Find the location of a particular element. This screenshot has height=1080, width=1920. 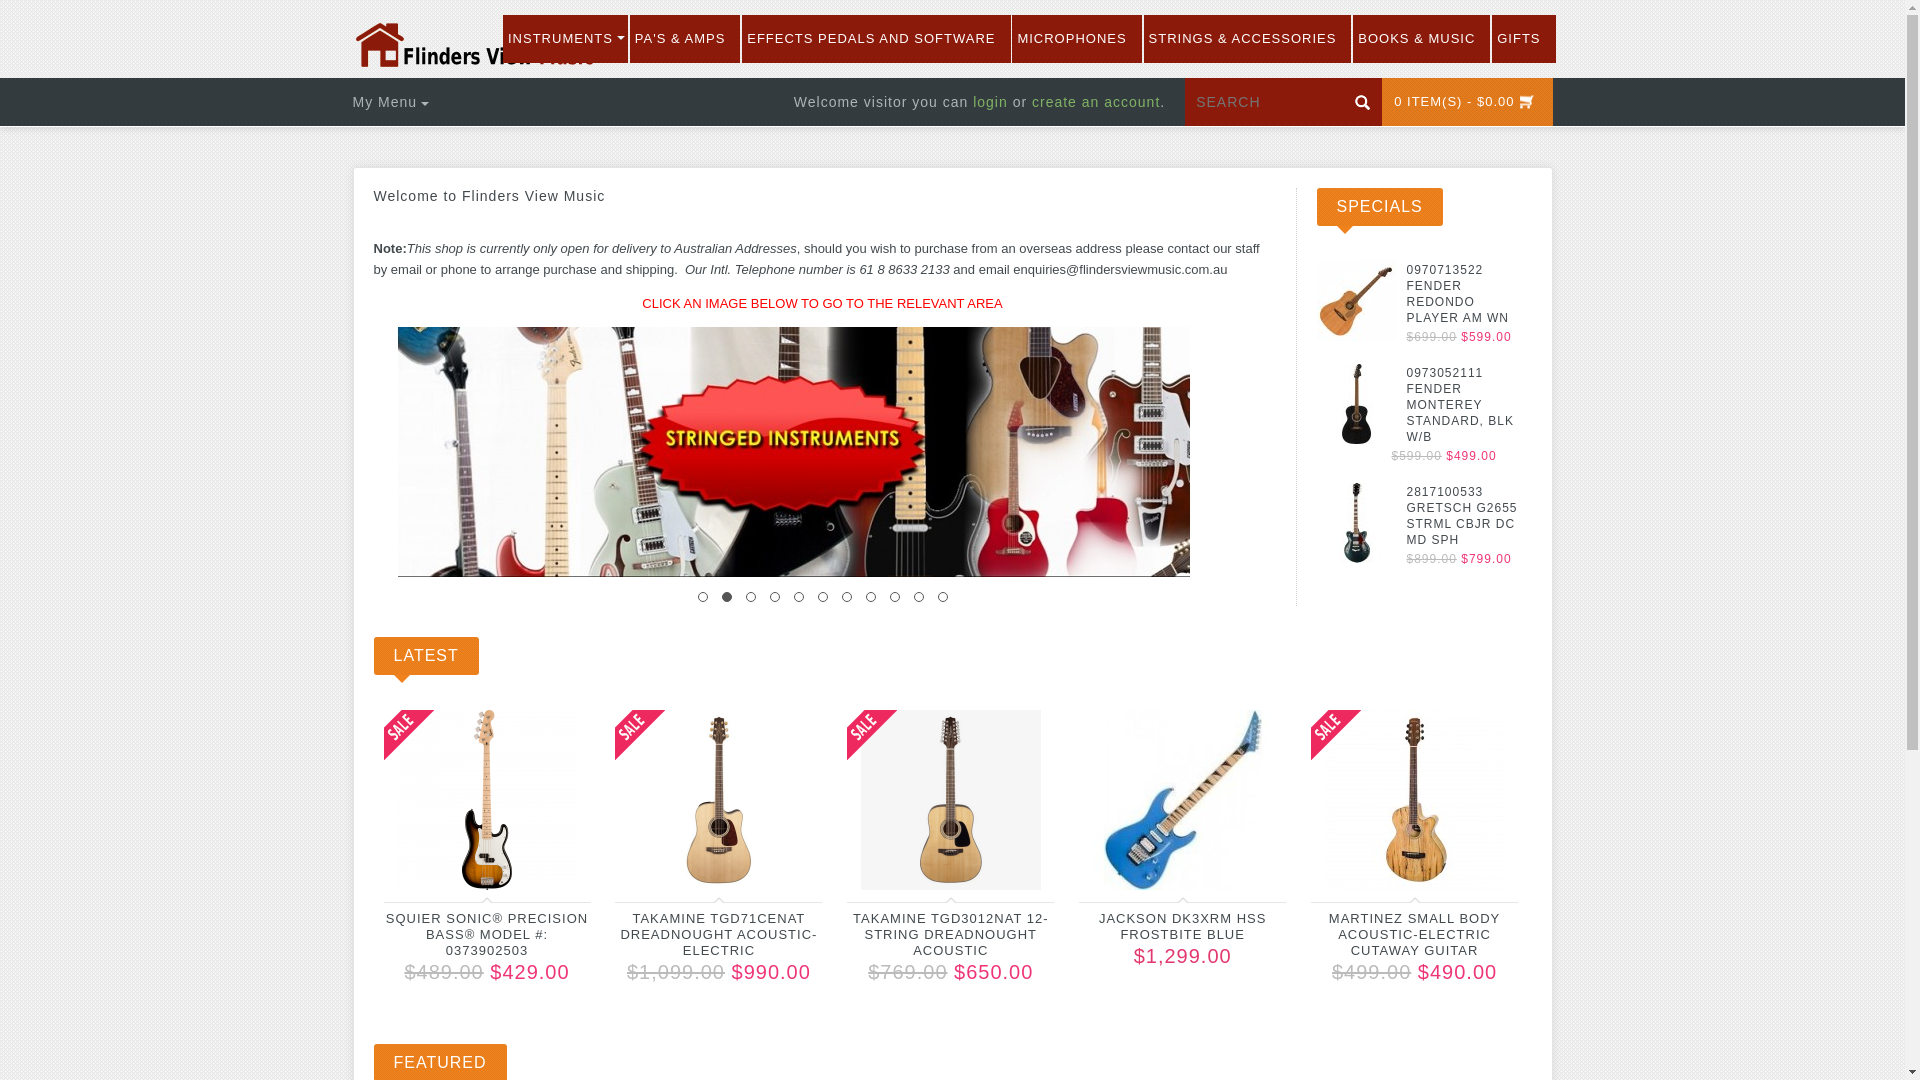

'TAKAMINE TGD3012NAT 12-STRING DREADNOUGHT ACOUSTIC' is located at coordinates (853, 934).